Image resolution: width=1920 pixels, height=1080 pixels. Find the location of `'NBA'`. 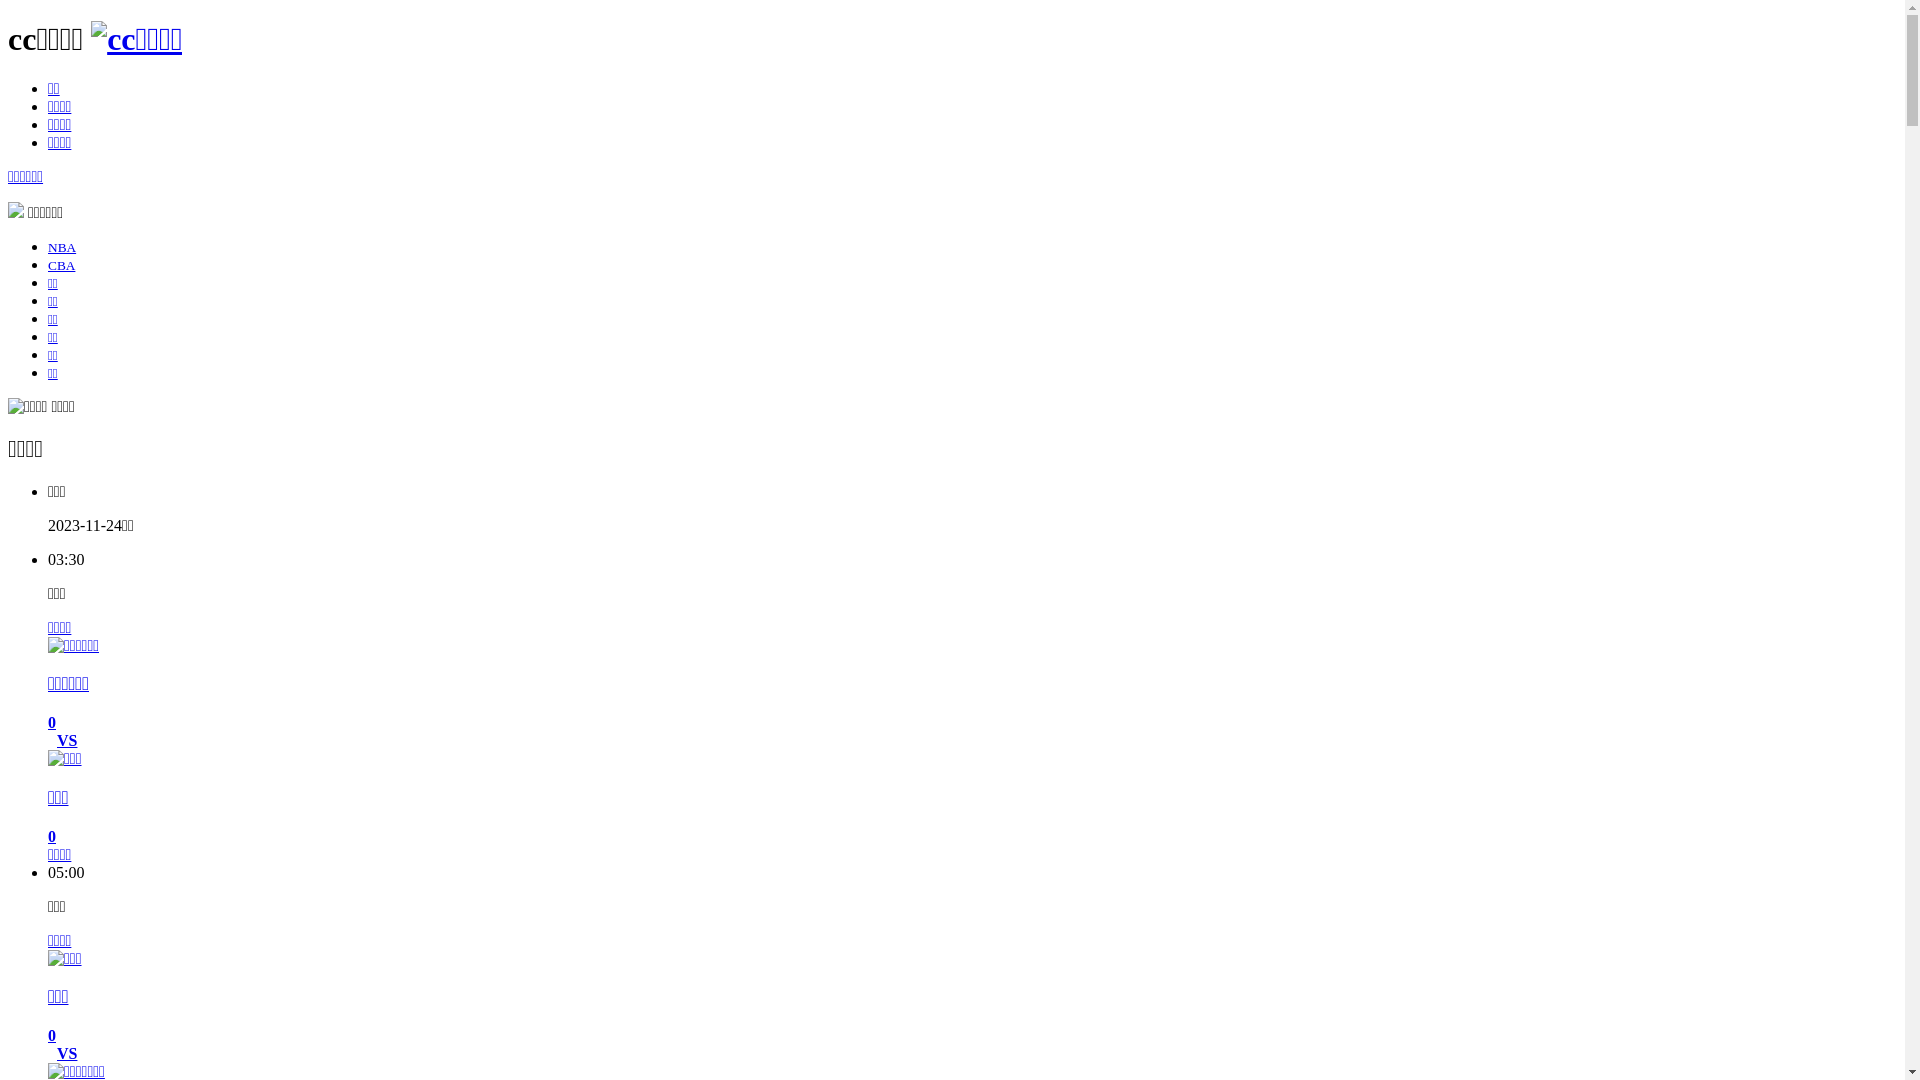

'NBA' is located at coordinates (62, 246).